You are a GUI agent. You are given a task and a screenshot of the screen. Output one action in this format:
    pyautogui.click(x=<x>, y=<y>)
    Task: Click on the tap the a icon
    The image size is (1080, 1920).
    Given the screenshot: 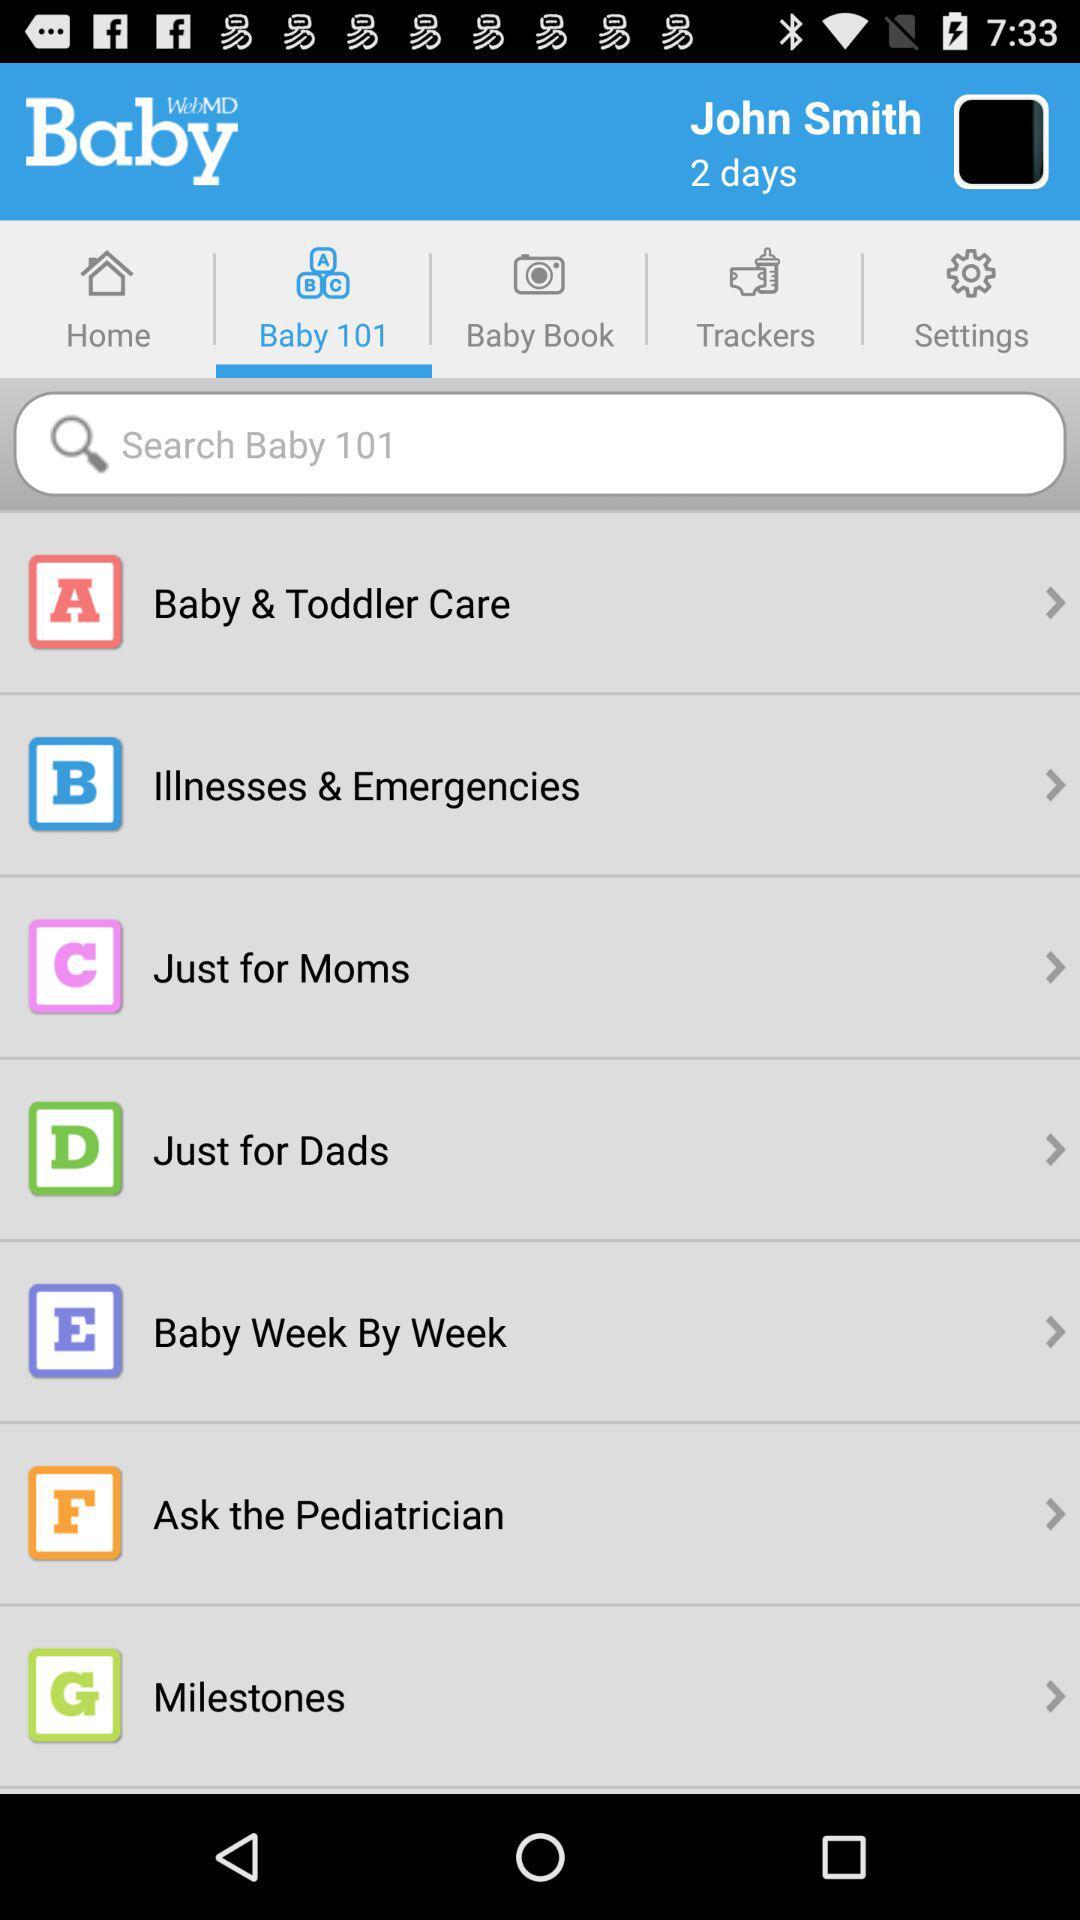 What is the action you would take?
    pyautogui.click(x=75, y=602)
    